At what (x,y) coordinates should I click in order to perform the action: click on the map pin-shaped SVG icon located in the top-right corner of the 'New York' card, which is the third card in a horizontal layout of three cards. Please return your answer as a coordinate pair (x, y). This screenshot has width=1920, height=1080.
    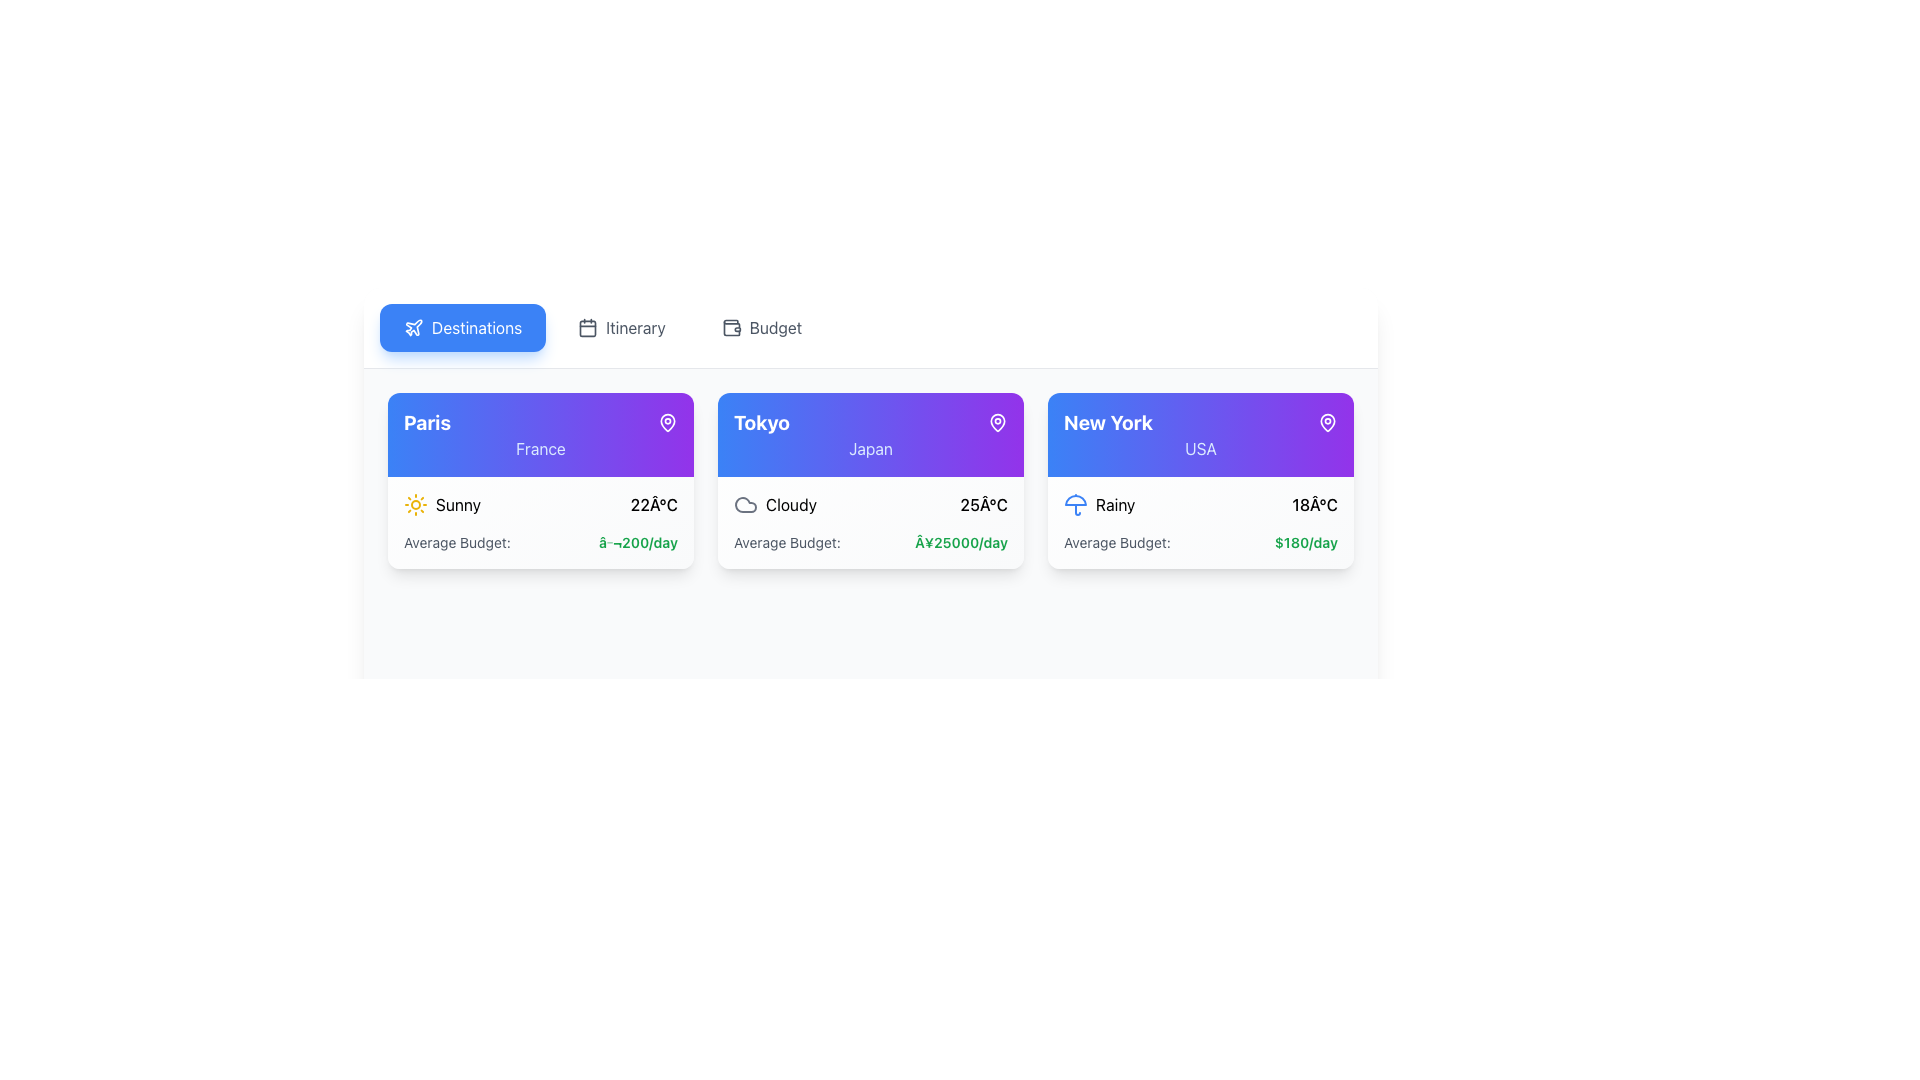
    Looking at the image, I should click on (1328, 420).